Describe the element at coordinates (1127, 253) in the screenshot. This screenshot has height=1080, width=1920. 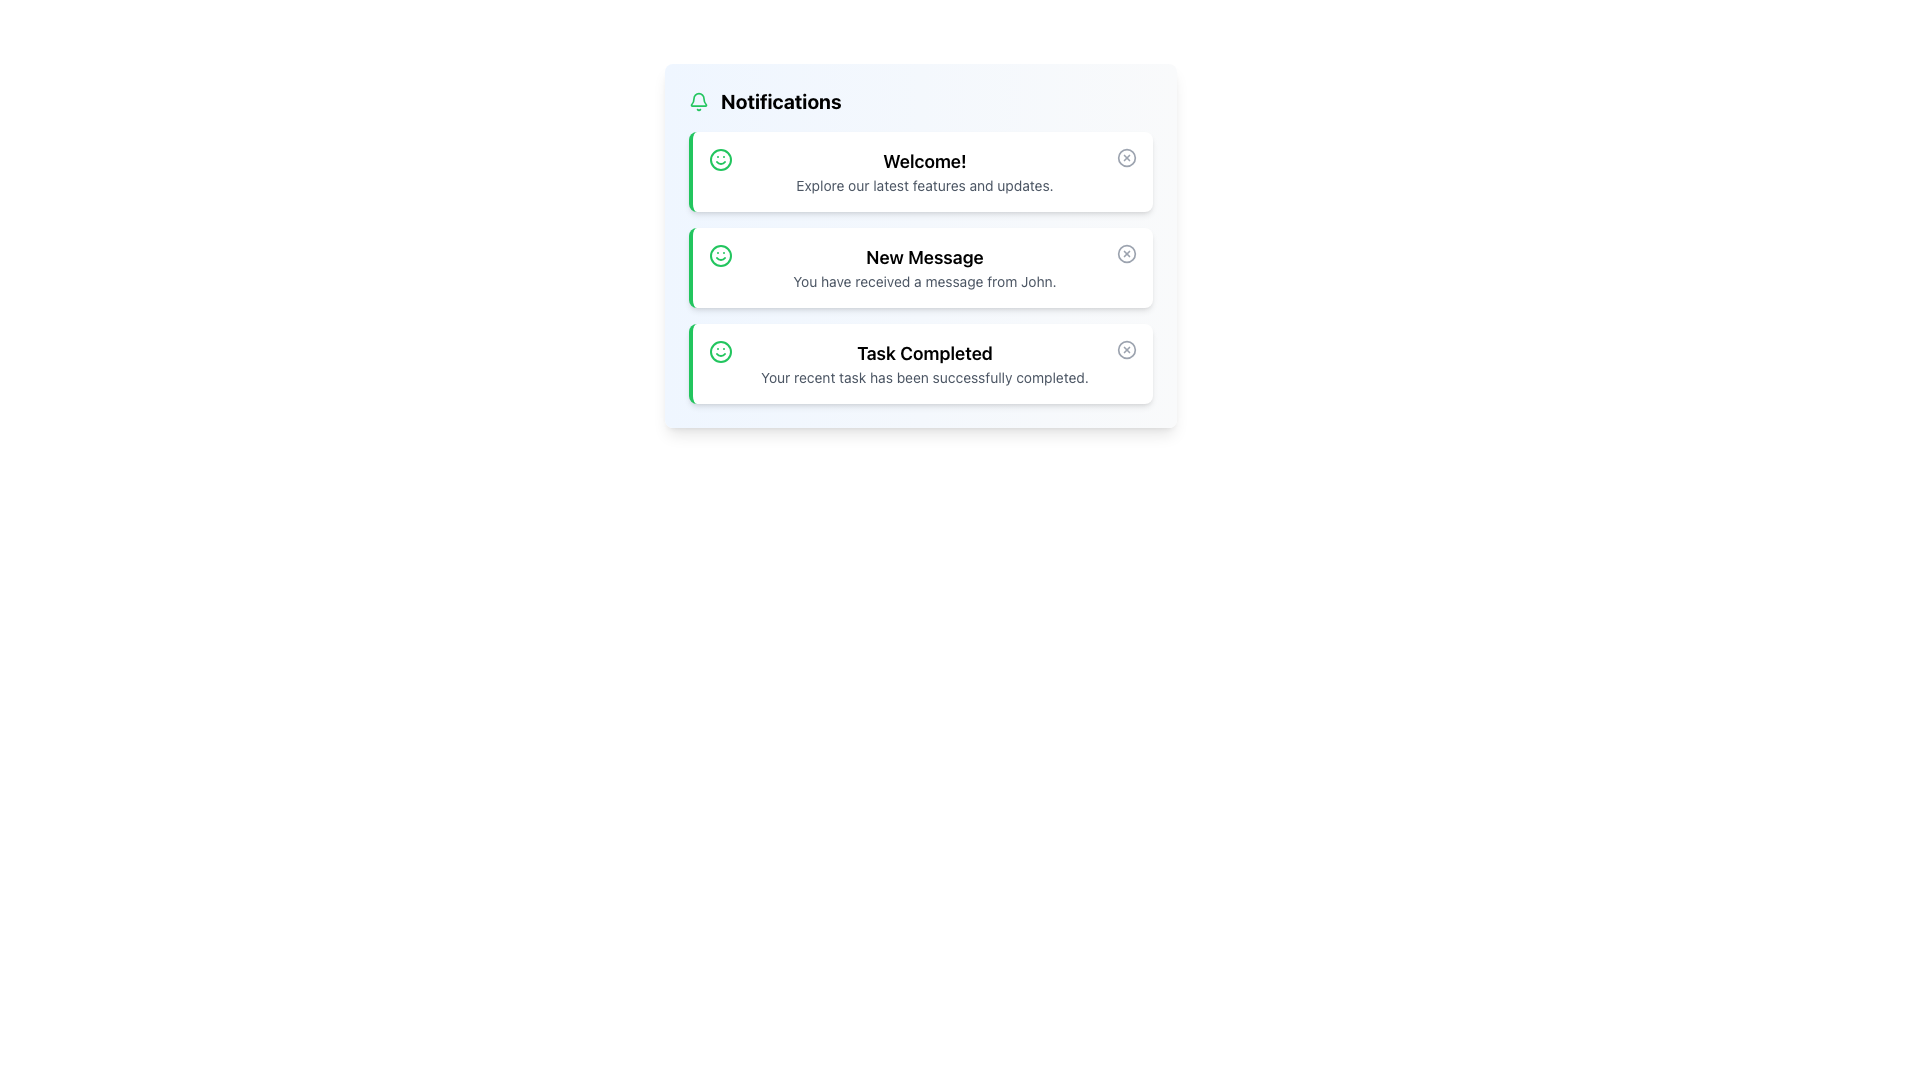
I see `the smaller, inner circle of the SVG-based icon that functions as a close or delete button within the 'New Message' notification interface` at that location.